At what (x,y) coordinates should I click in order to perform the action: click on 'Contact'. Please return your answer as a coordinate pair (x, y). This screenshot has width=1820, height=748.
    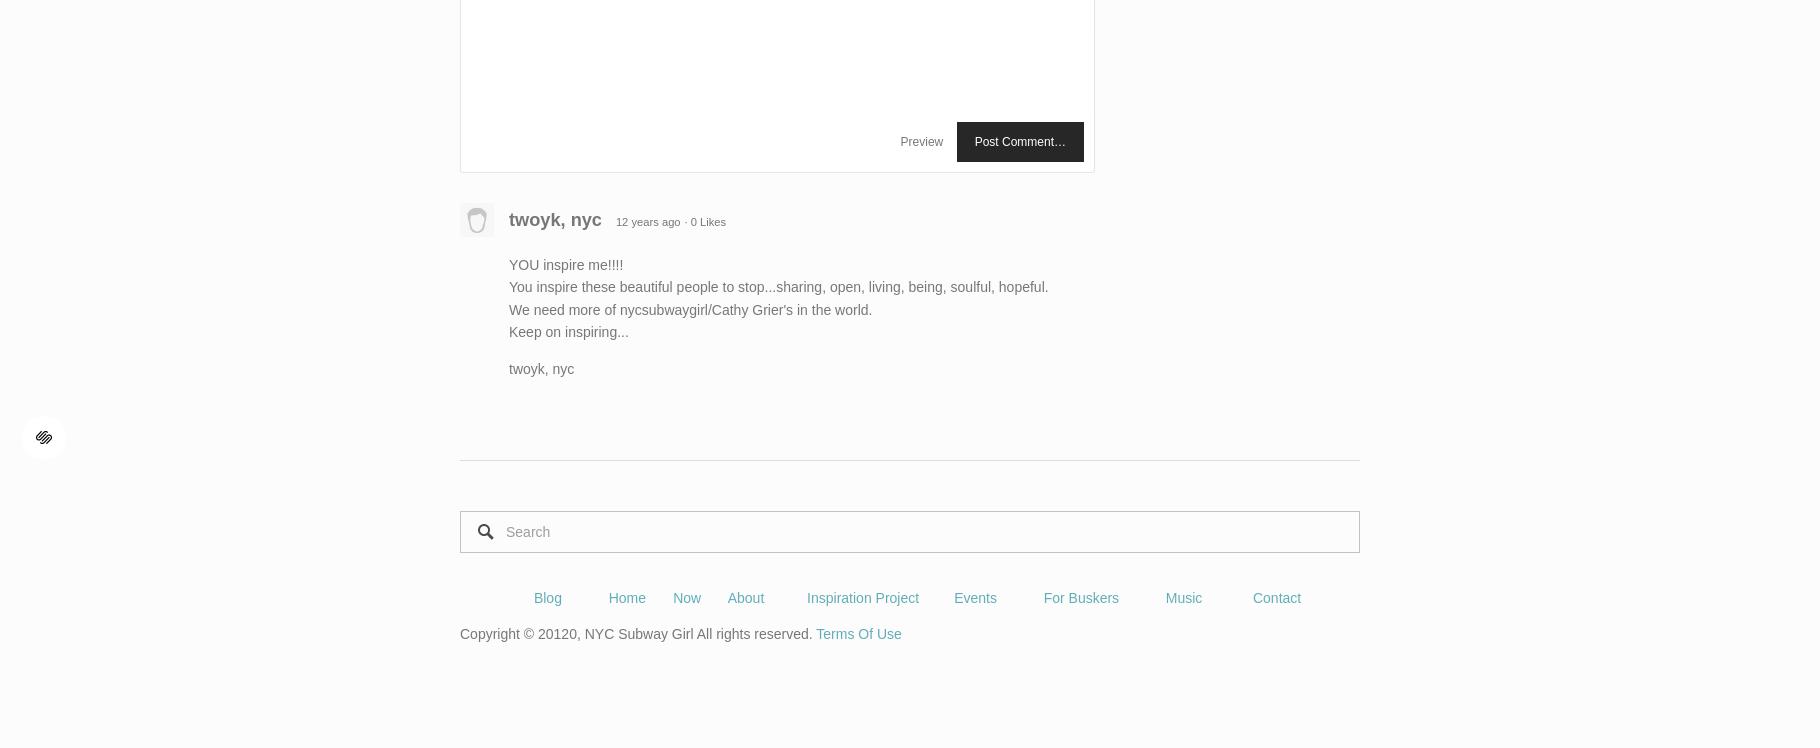
    Looking at the image, I should click on (1276, 598).